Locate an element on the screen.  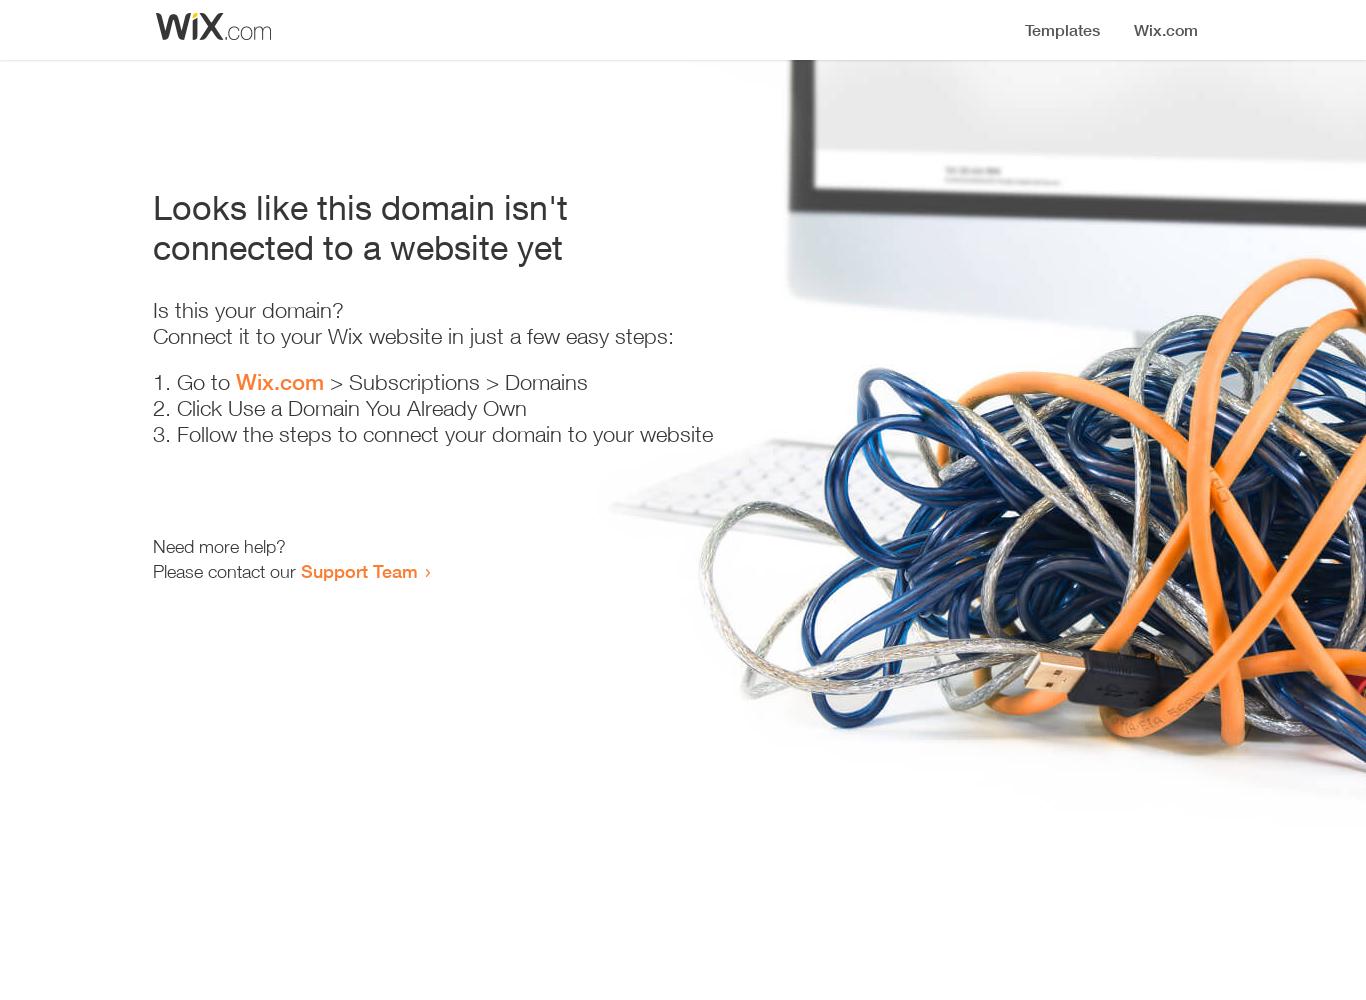
'> Subscriptions > Domains' is located at coordinates (324, 382).